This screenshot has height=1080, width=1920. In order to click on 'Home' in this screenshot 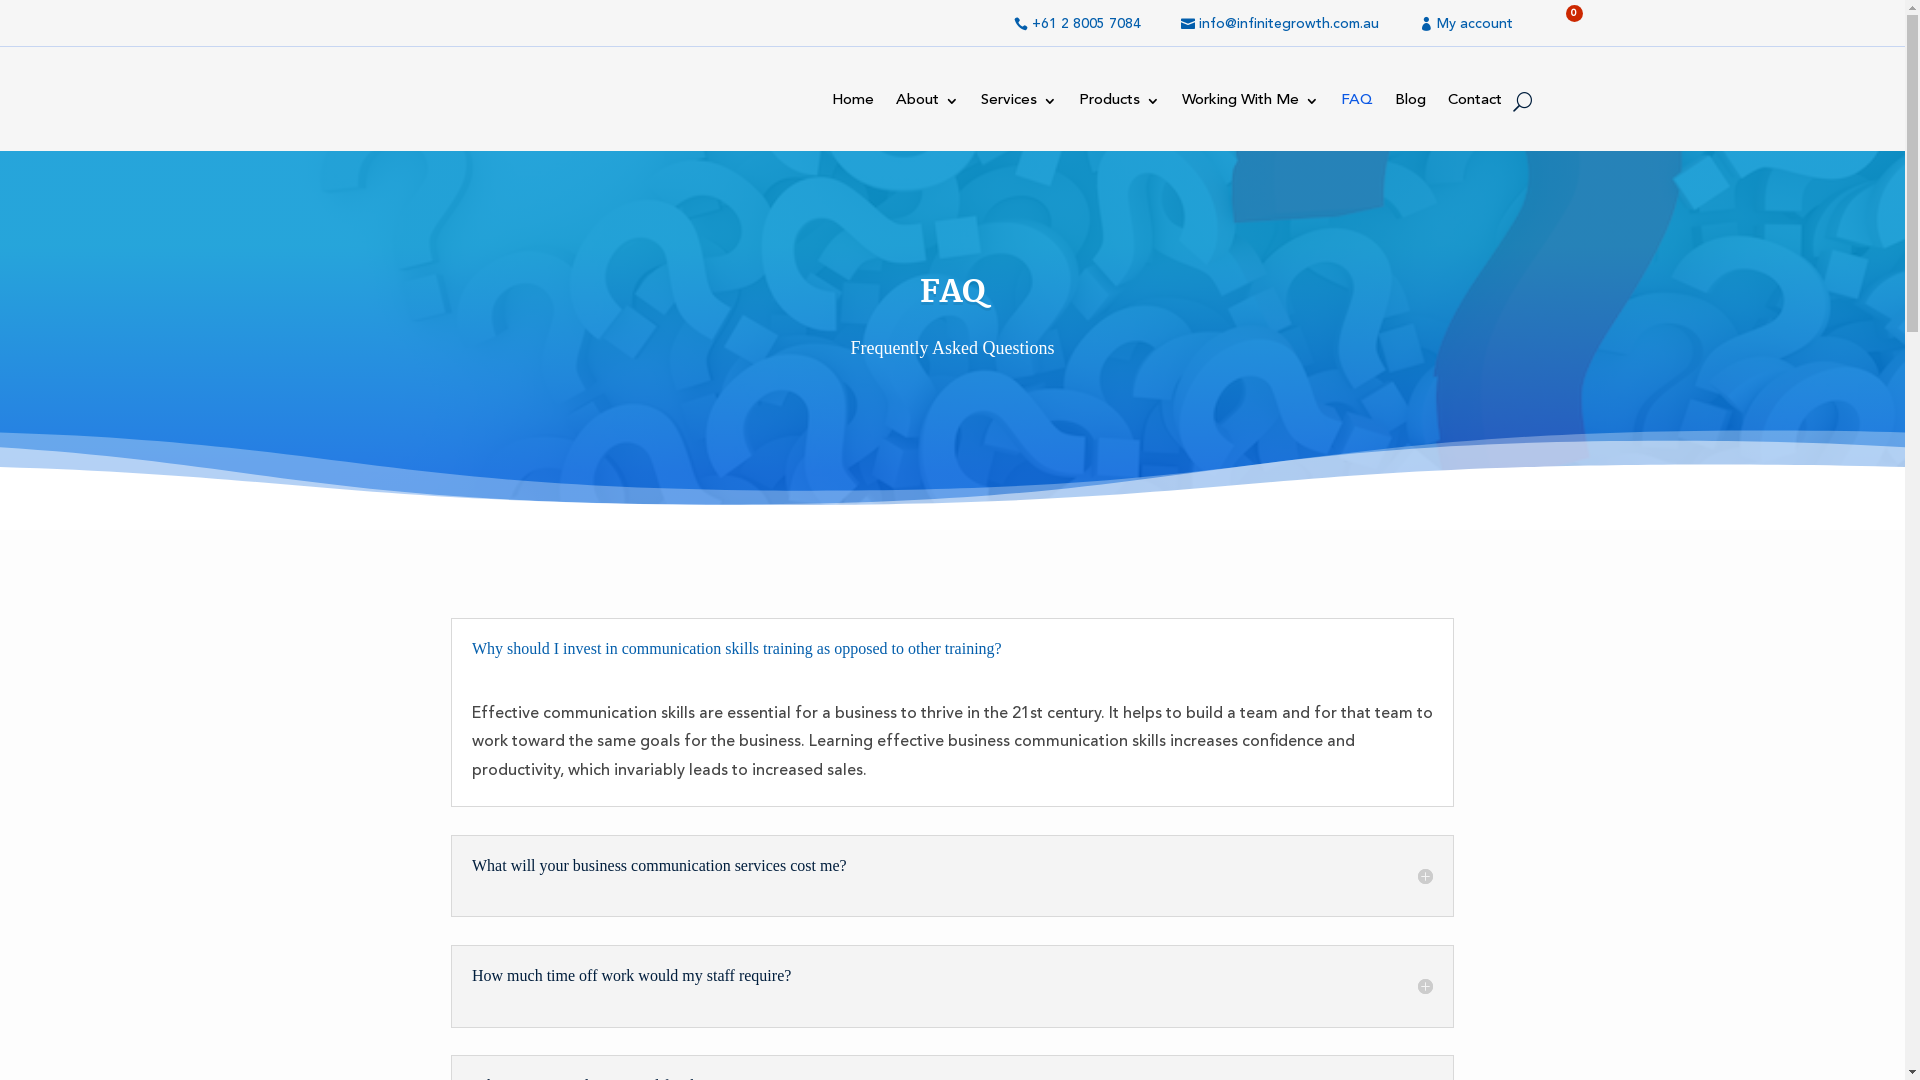, I will do `click(831, 104)`.